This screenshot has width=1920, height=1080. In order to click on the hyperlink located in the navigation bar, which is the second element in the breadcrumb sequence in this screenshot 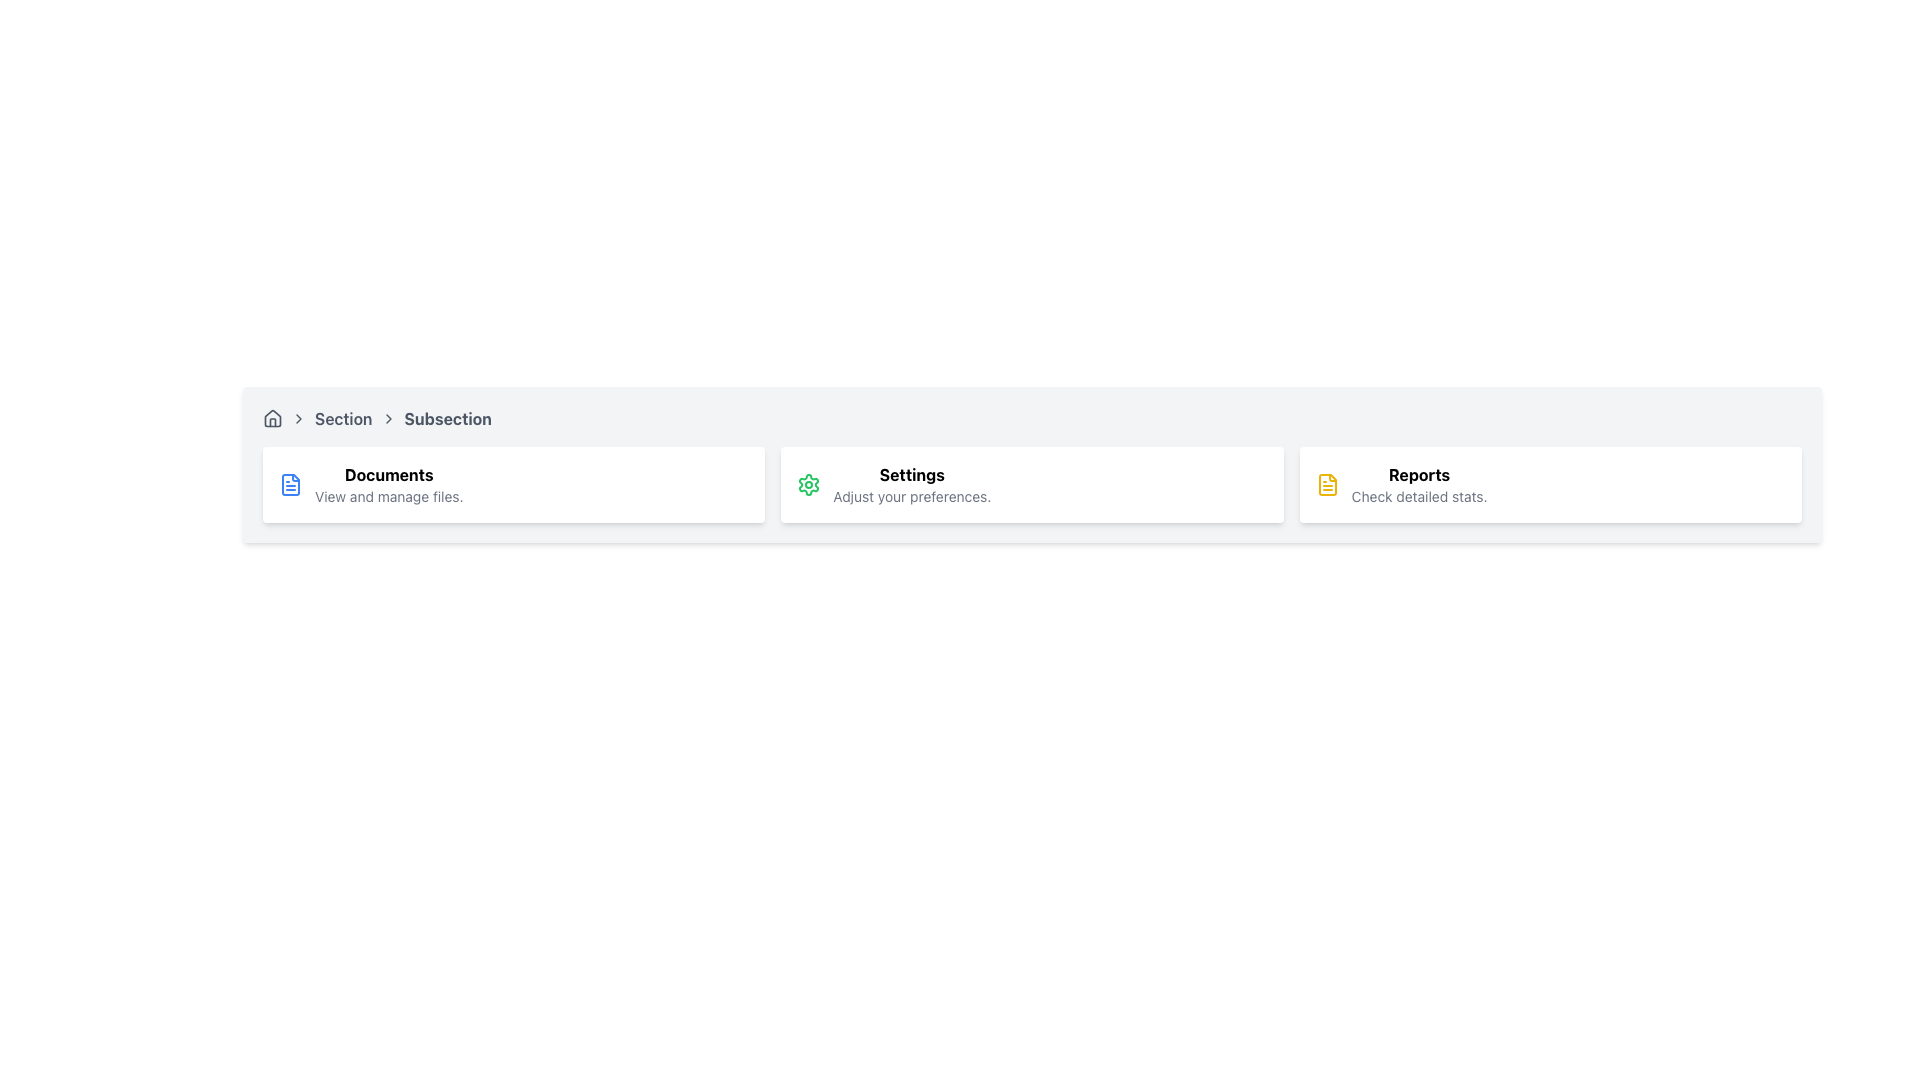, I will do `click(342, 418)`.